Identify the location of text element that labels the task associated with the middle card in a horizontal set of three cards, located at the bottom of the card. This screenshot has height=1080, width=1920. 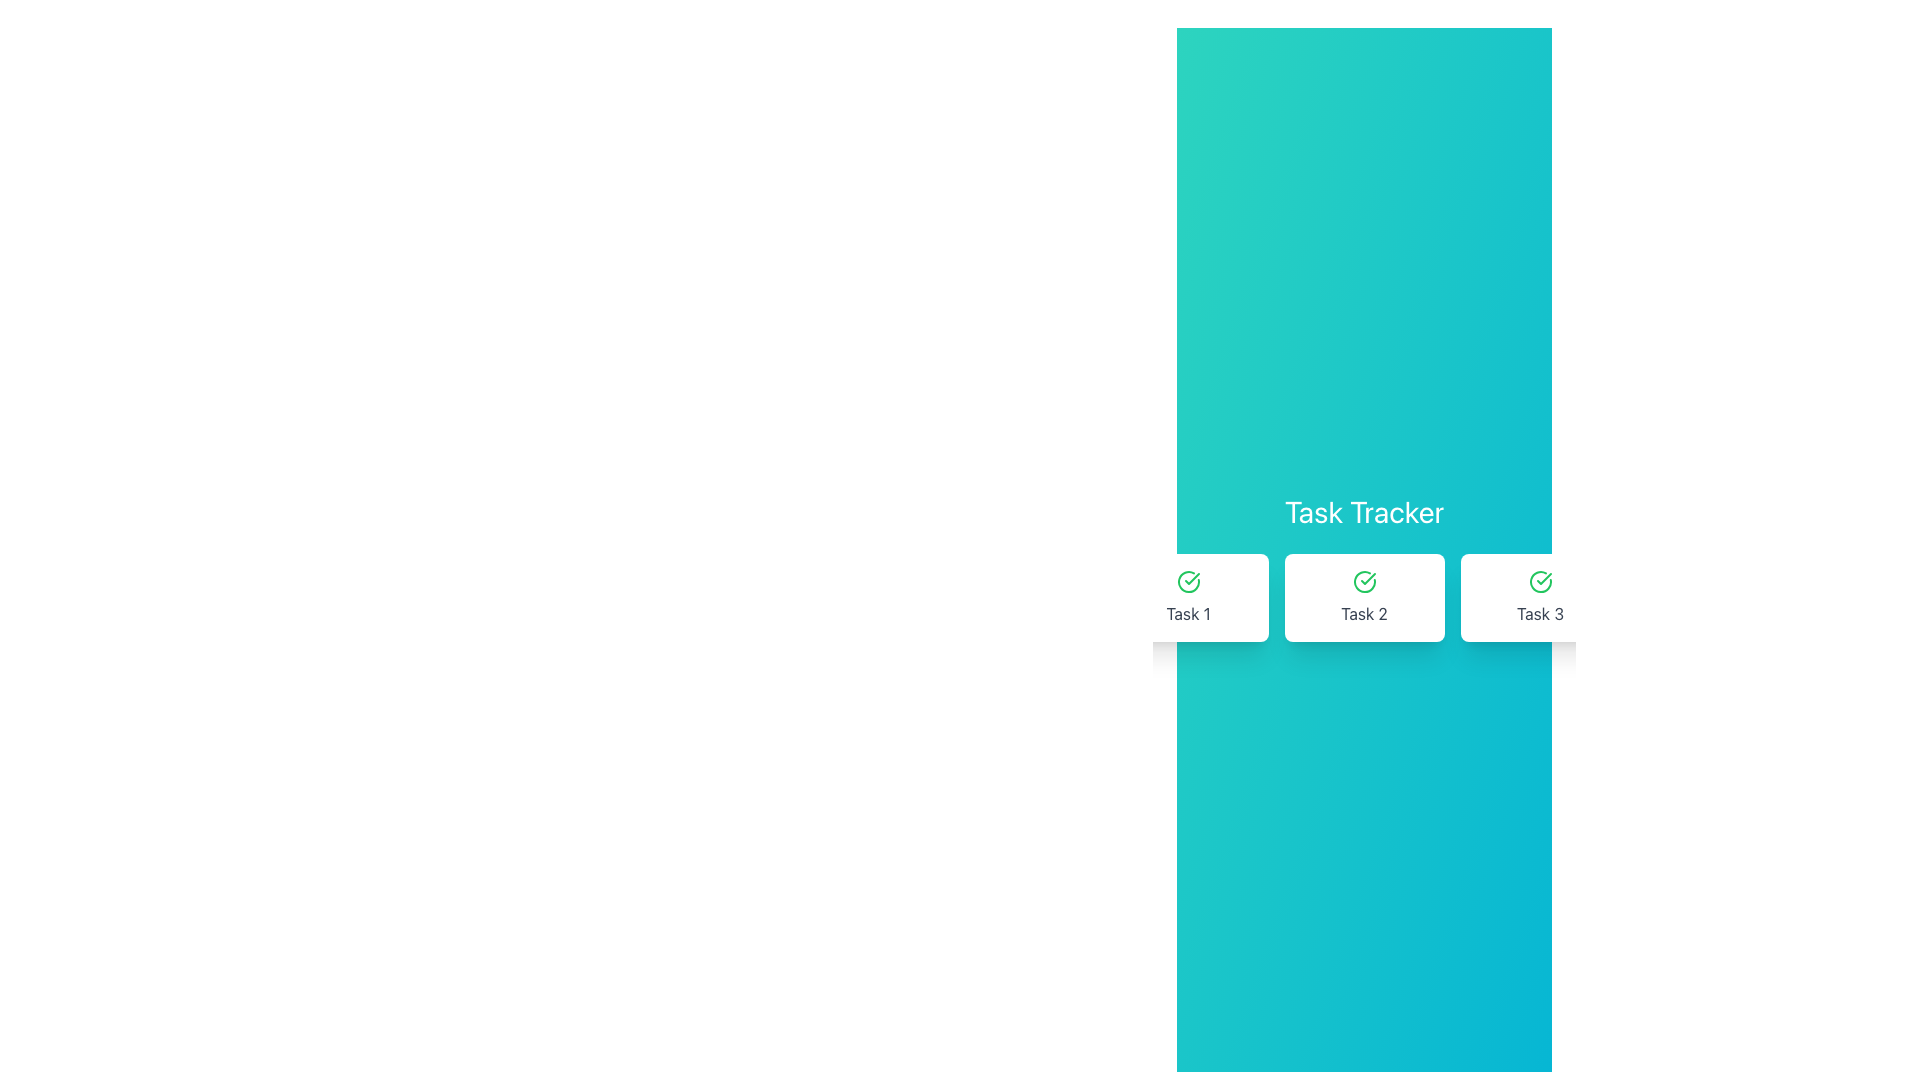
(1363, 612).